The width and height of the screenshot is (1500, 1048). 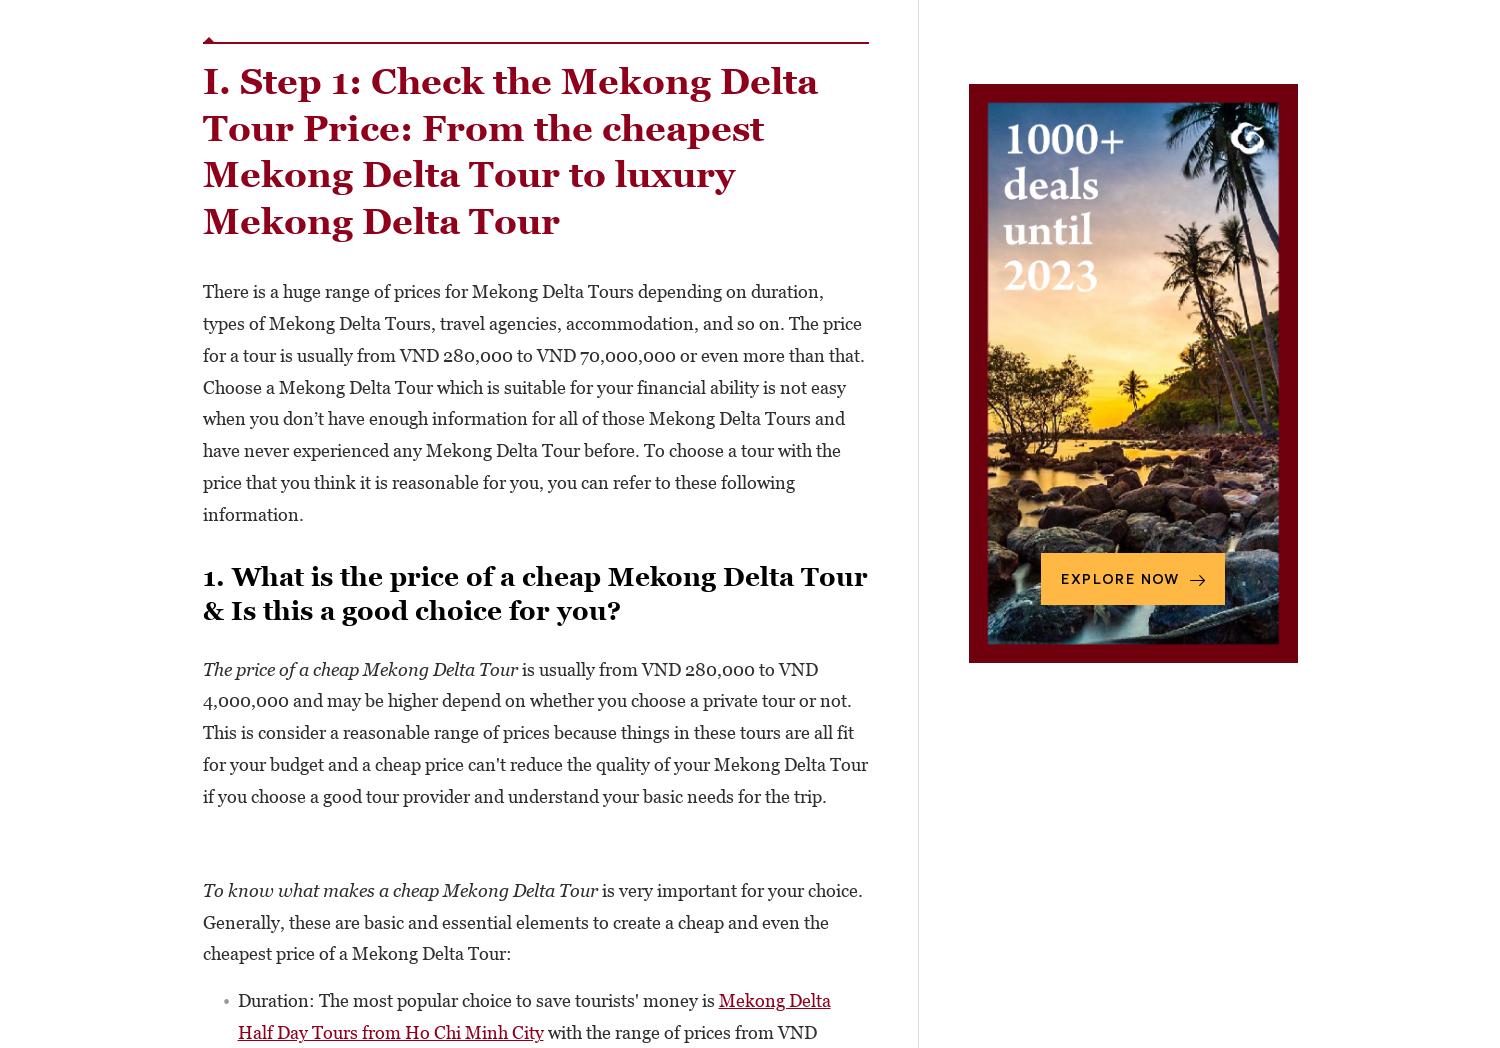 I want to click on 'is usually from VND 280,000 to VND 4,000,000 and may be higher depend on whether you choose a private tour or not. This is consider a reasonable range of prices because things in these tours are all fit for your budget and a cheap price can't reduce the quality of your Mekong Delta Tour if you choose a good tour provider and understand your basic needs for the trip.', so click(x=534, y=731).